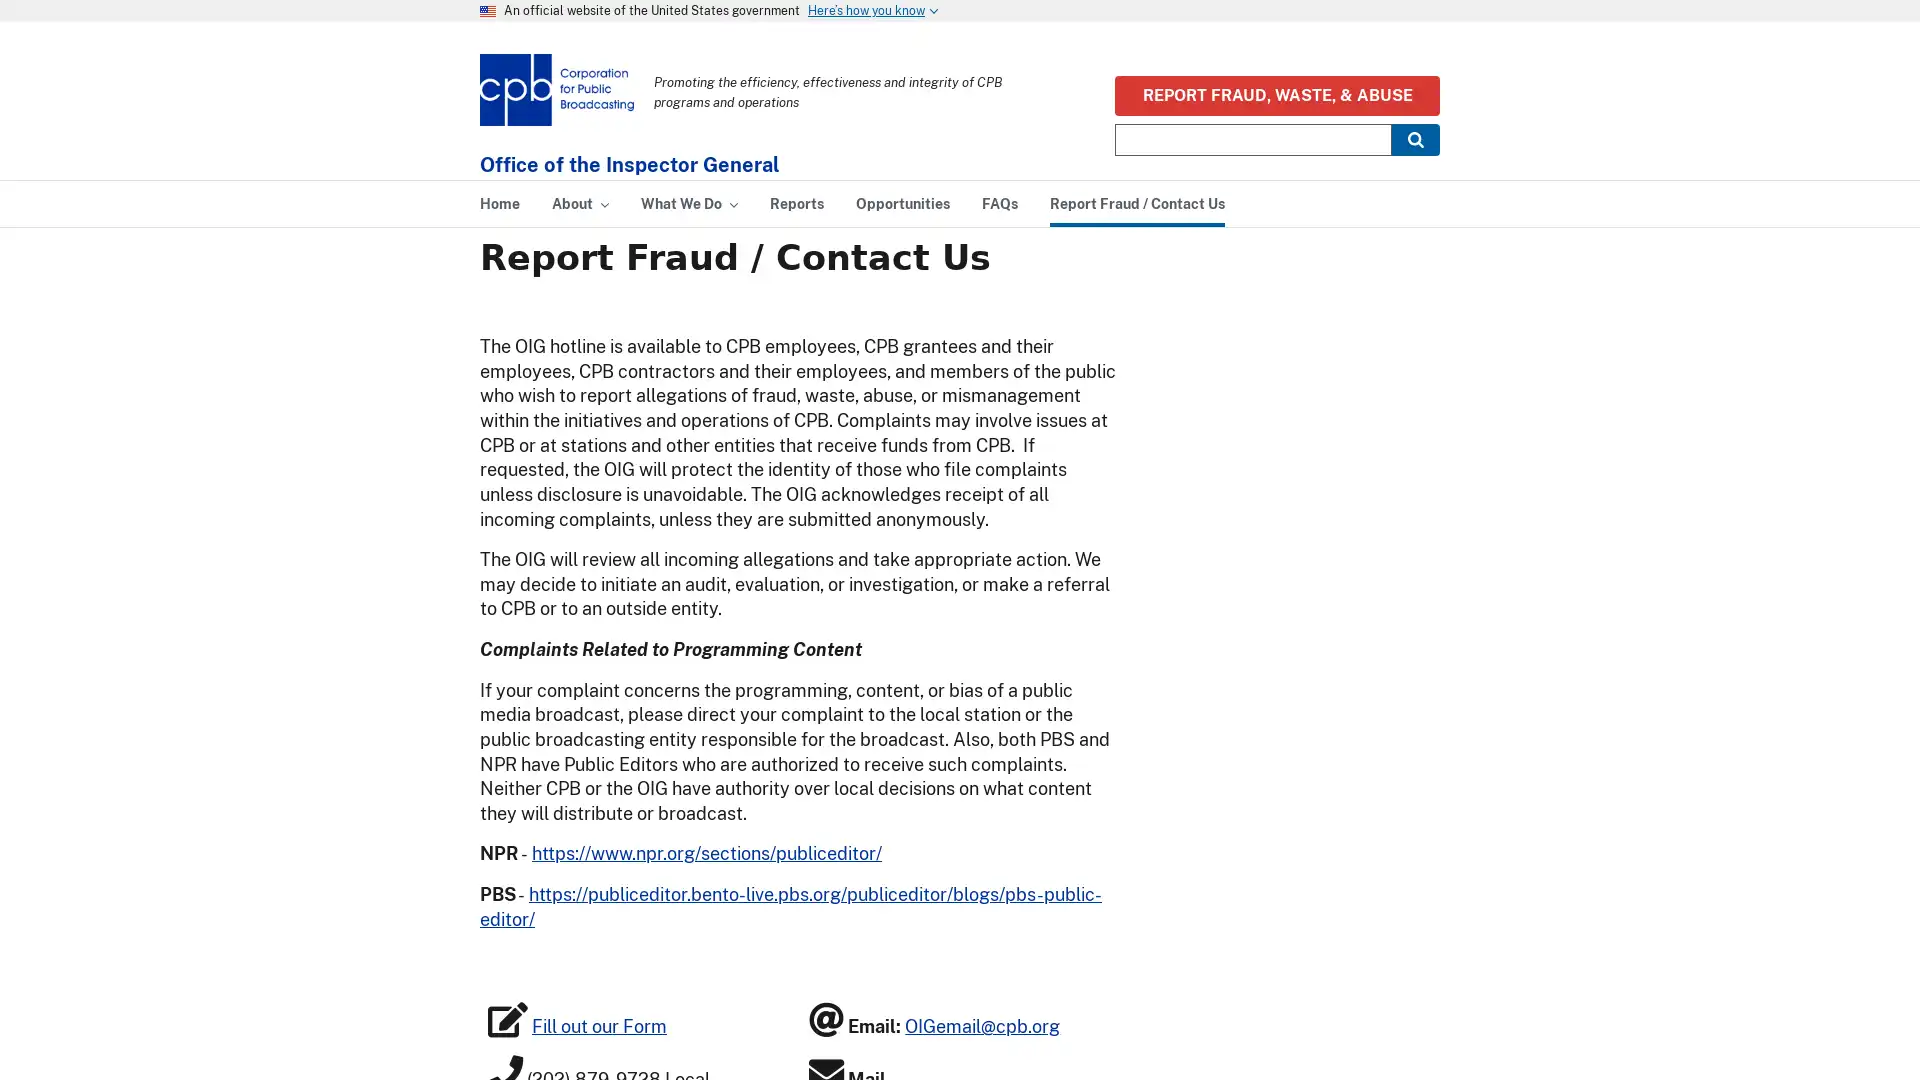  Describe the element at coordinates (689, 204) in the screenshot. I see `What We Do` at that location.